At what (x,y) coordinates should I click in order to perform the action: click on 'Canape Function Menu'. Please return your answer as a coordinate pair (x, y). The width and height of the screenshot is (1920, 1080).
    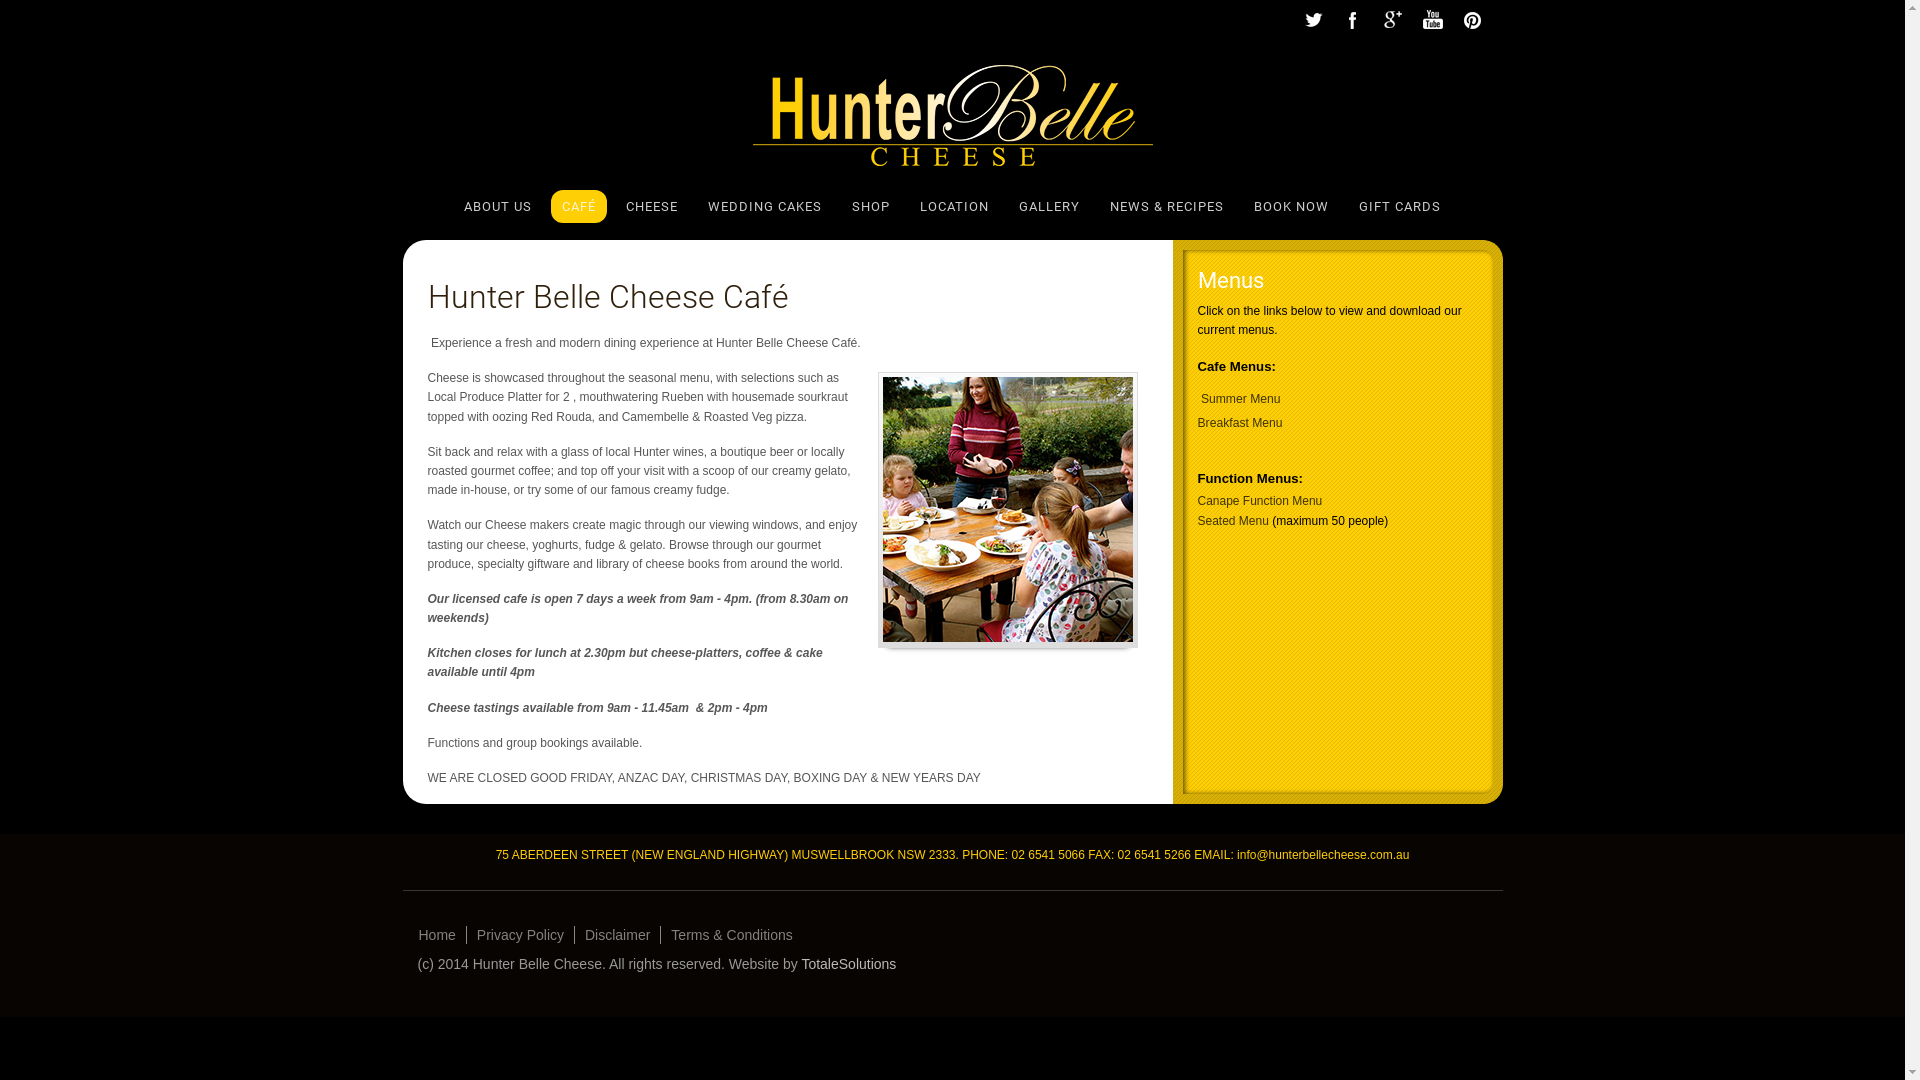
    Looking at the image, I should click on (1259, 500).